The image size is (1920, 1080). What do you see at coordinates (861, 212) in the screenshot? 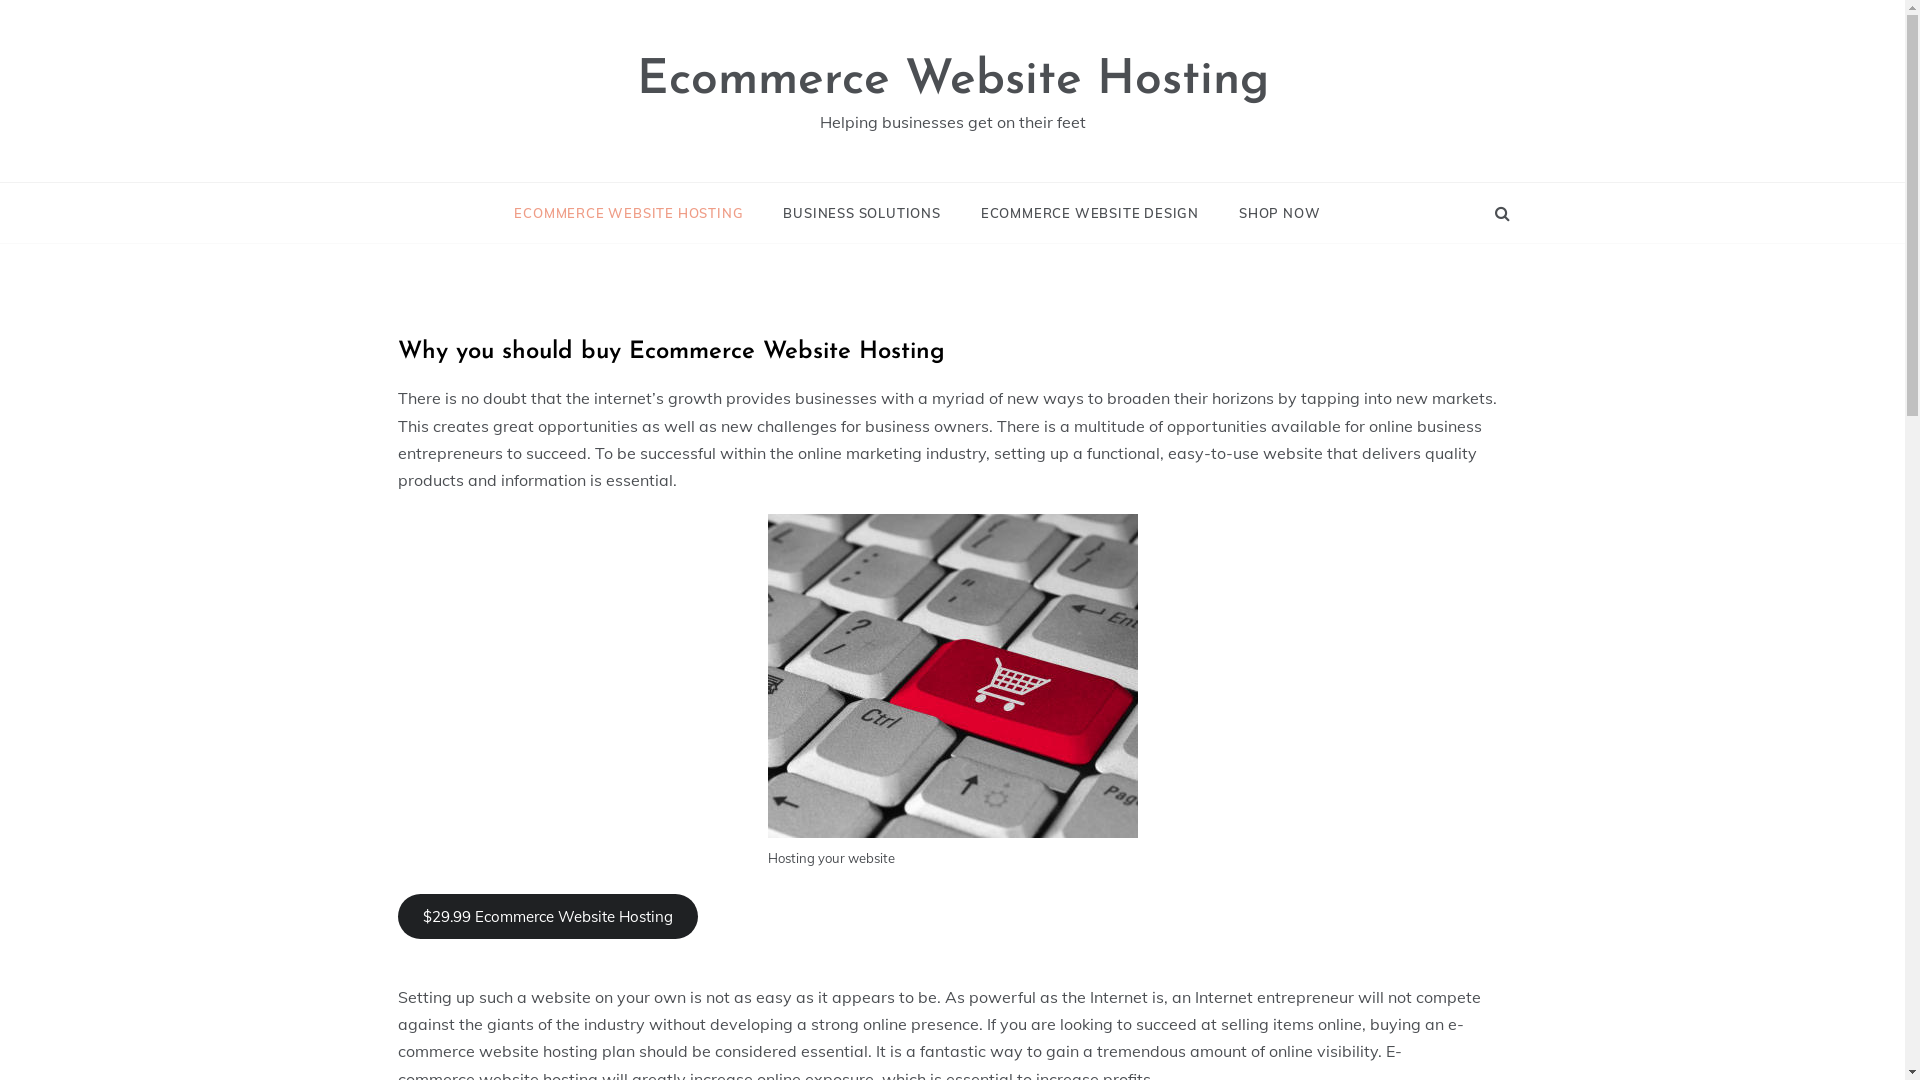
I see `'BUSINESS SOLUTIONS'` at bounding box center [861, 212].